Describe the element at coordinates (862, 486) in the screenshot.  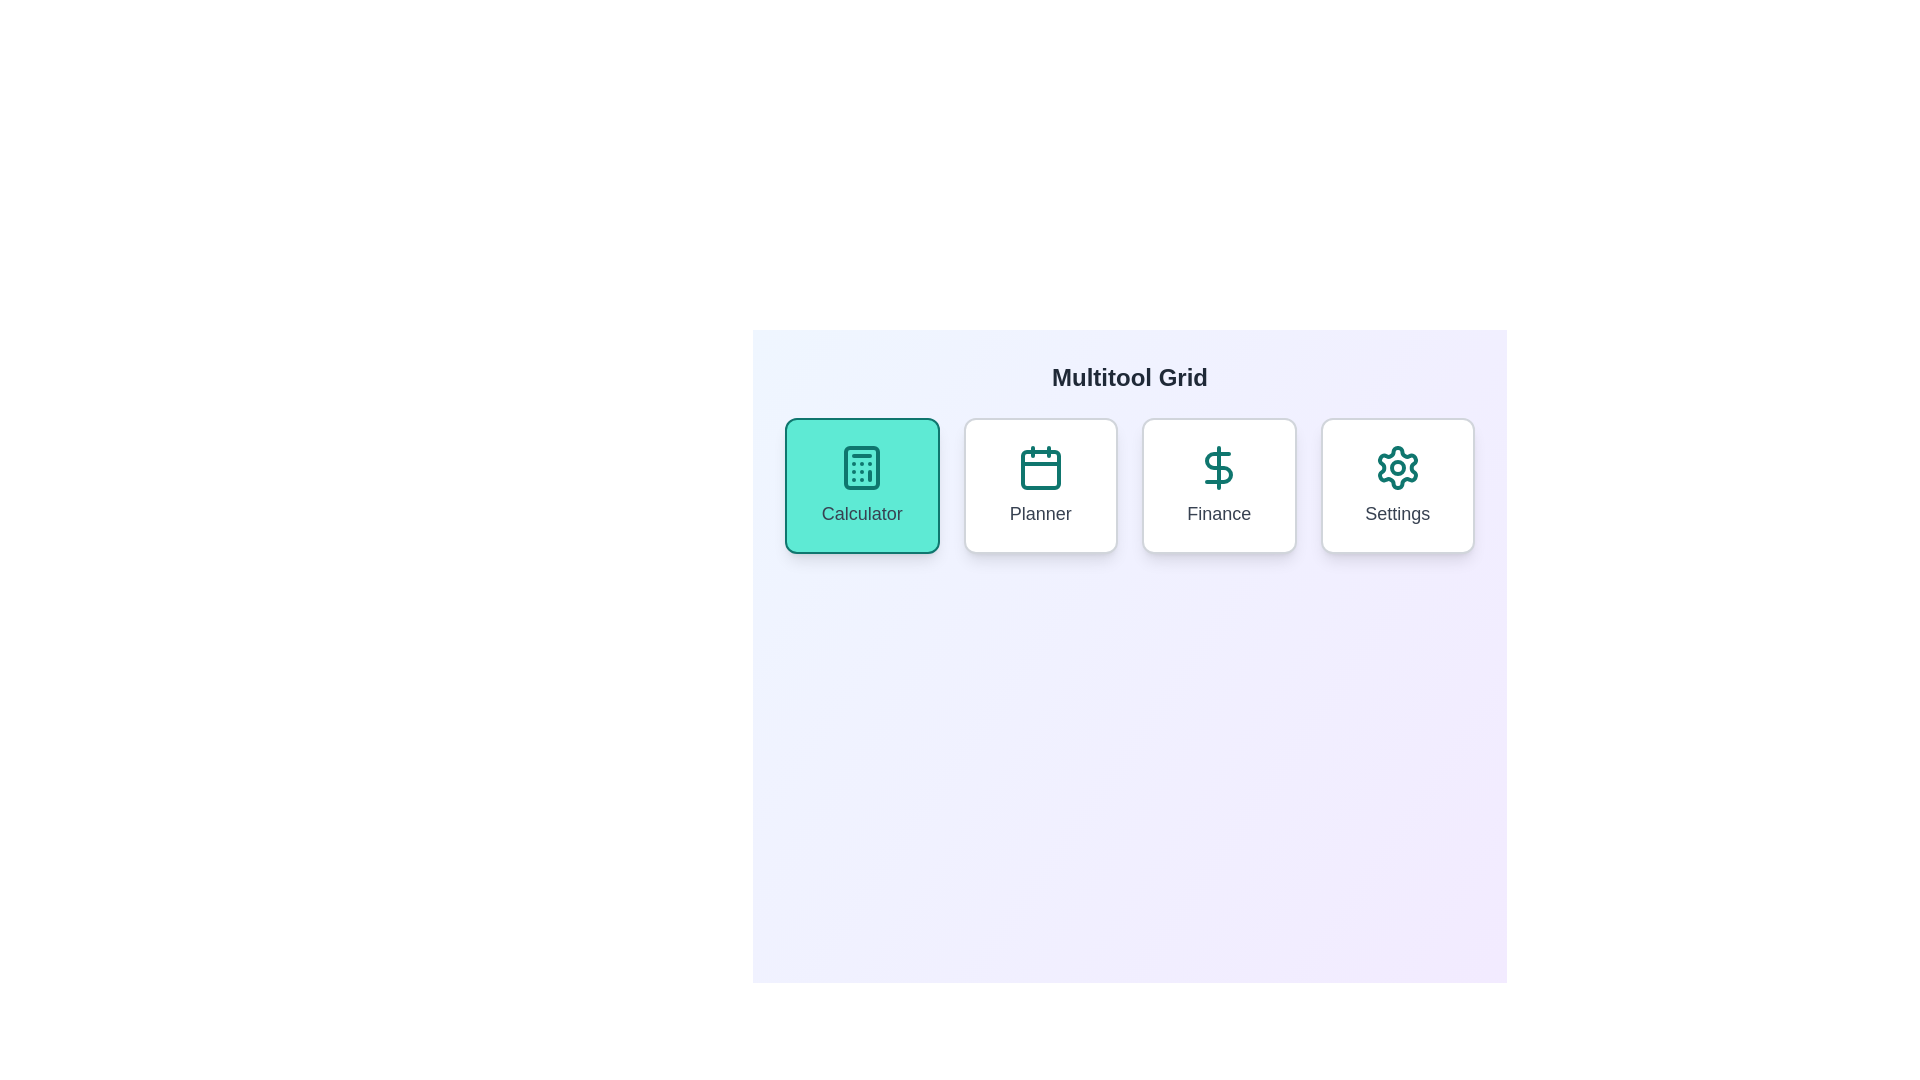
I see `the top-left button in the grid layout that activates the calculator tool` at that location.